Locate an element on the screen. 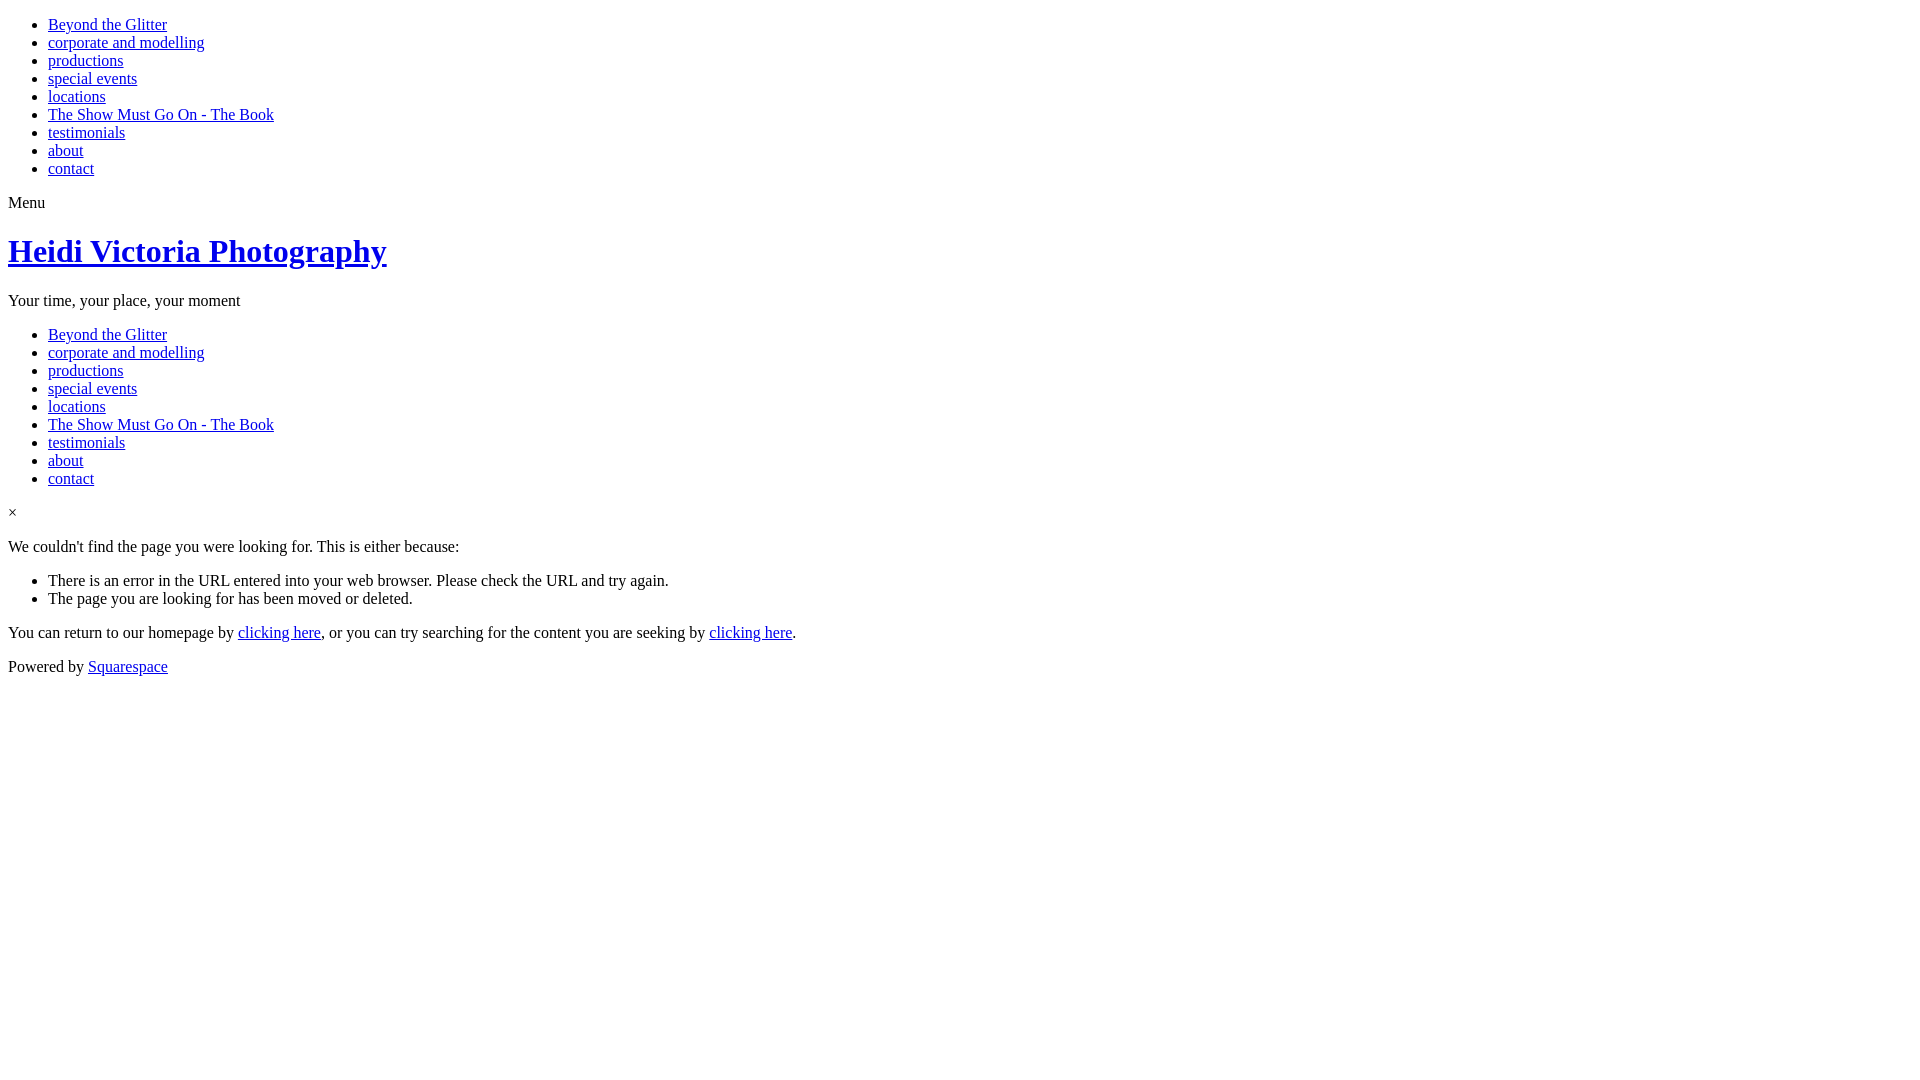 This screenshot has width=1920, height=1080. 'about' is located at coordinates (66, 460).